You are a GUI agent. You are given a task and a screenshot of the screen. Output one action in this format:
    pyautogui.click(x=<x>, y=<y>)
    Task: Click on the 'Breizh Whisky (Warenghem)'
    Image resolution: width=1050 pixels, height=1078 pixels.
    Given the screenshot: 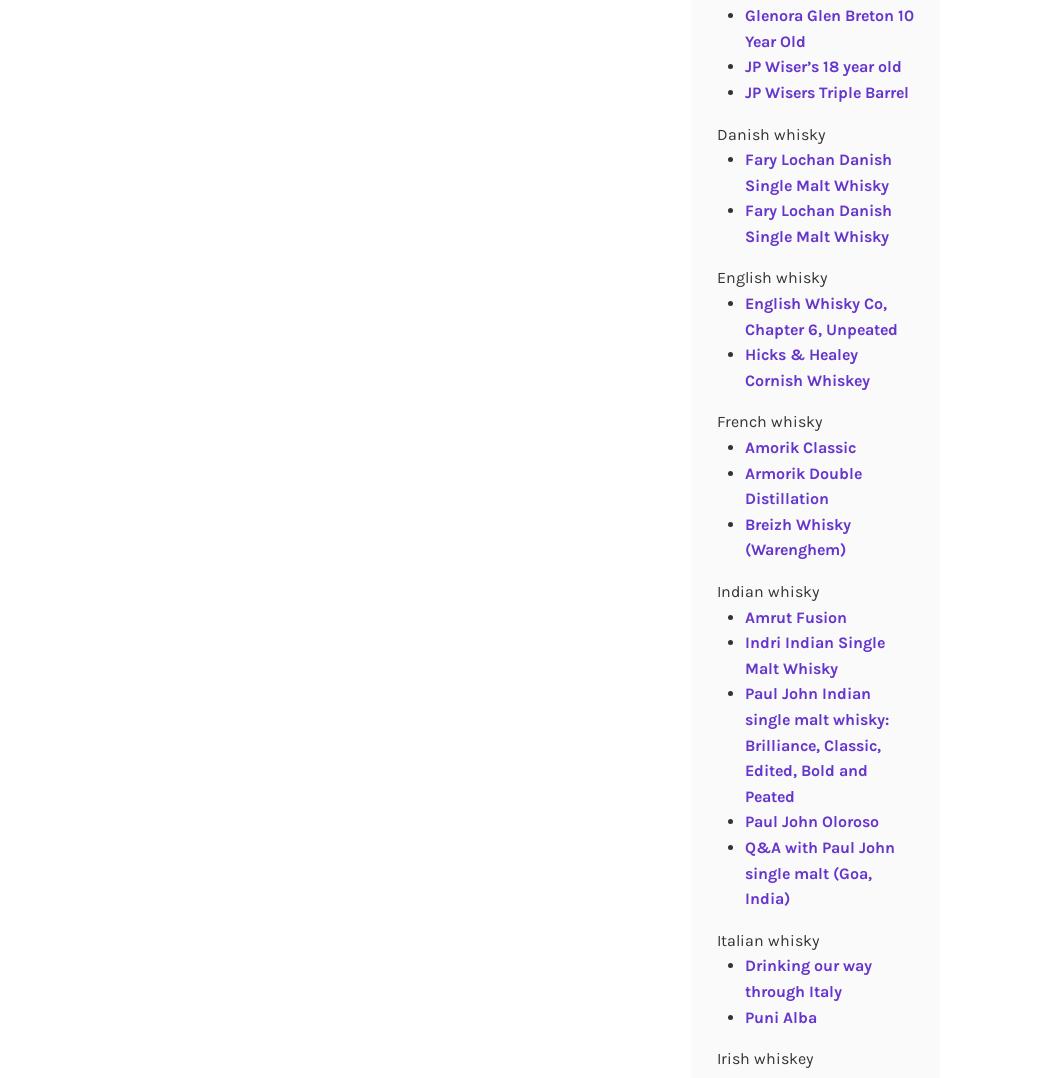 What is the action you would take?
    pyautogui.click(x=743, y=536)
    